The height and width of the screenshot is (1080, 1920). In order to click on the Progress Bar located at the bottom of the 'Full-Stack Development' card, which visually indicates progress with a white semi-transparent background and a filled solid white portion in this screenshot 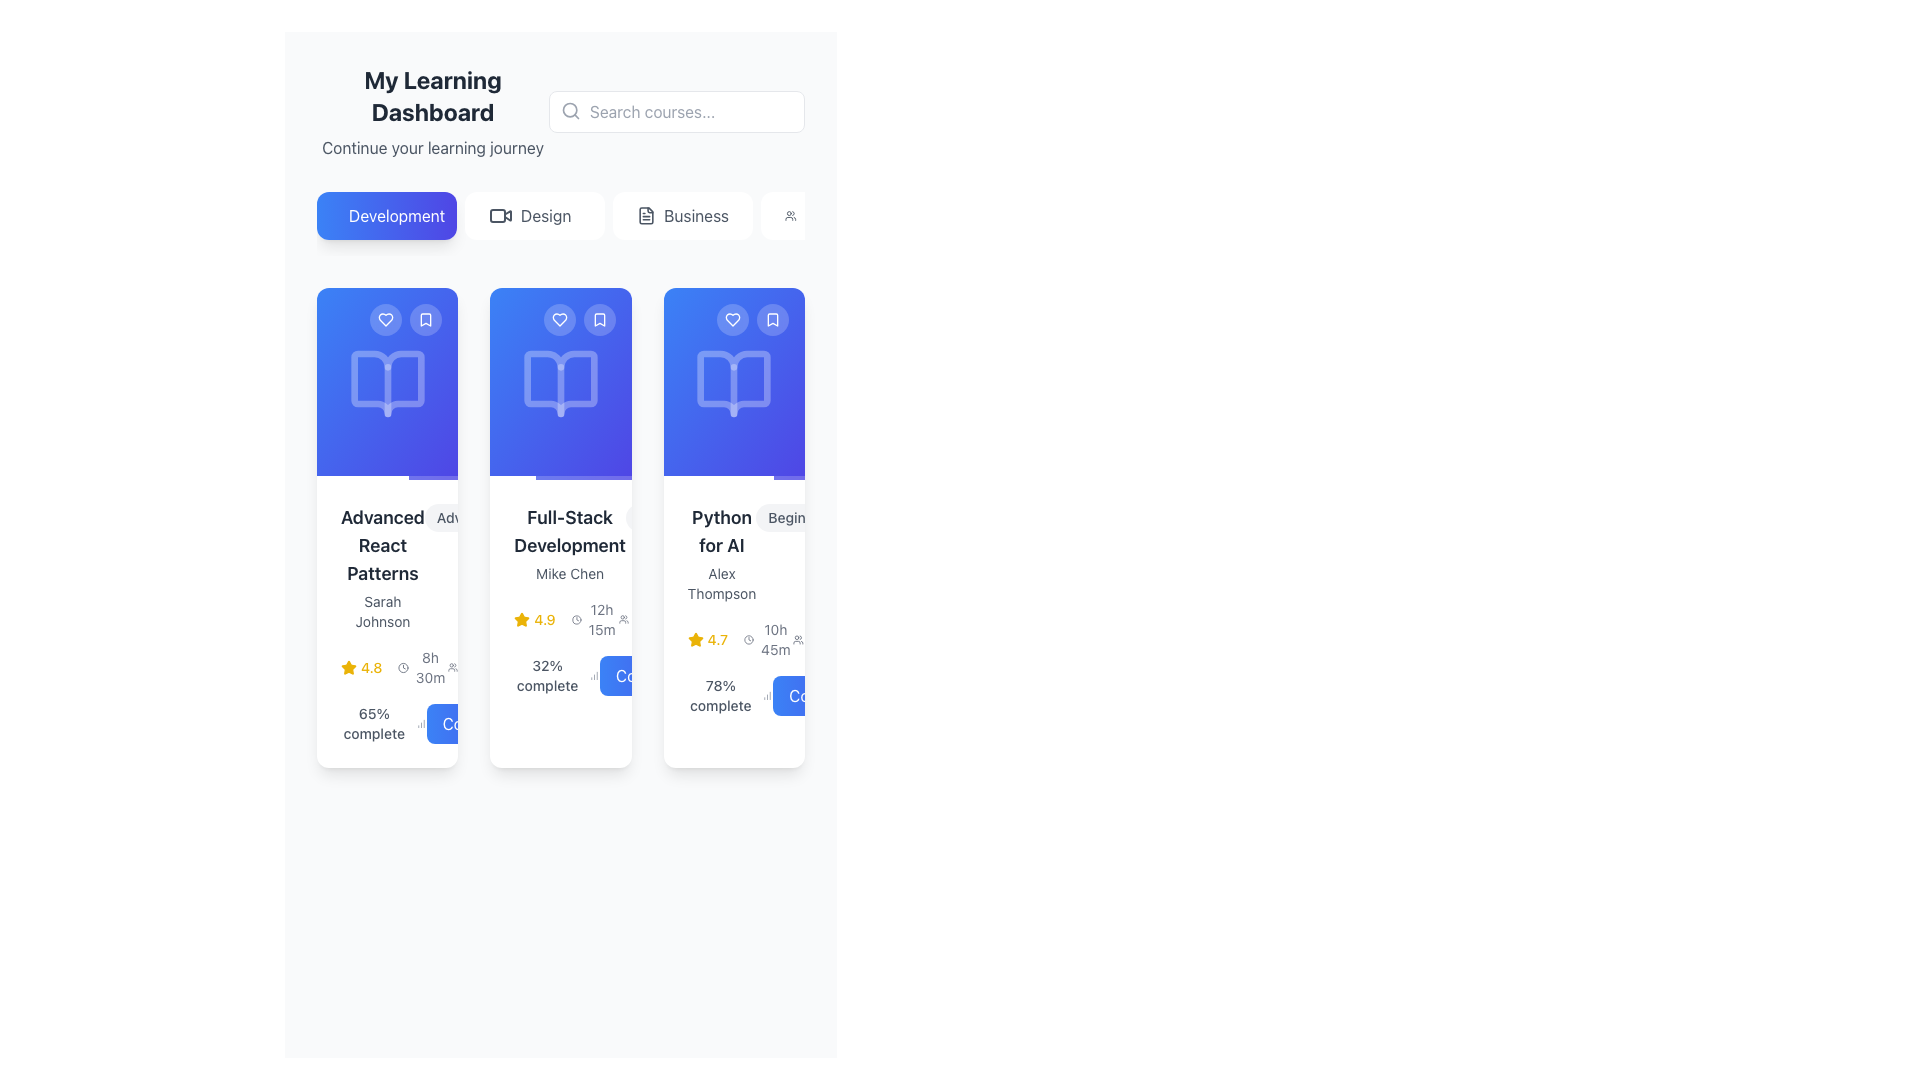, I will do `click(560, 478)`.